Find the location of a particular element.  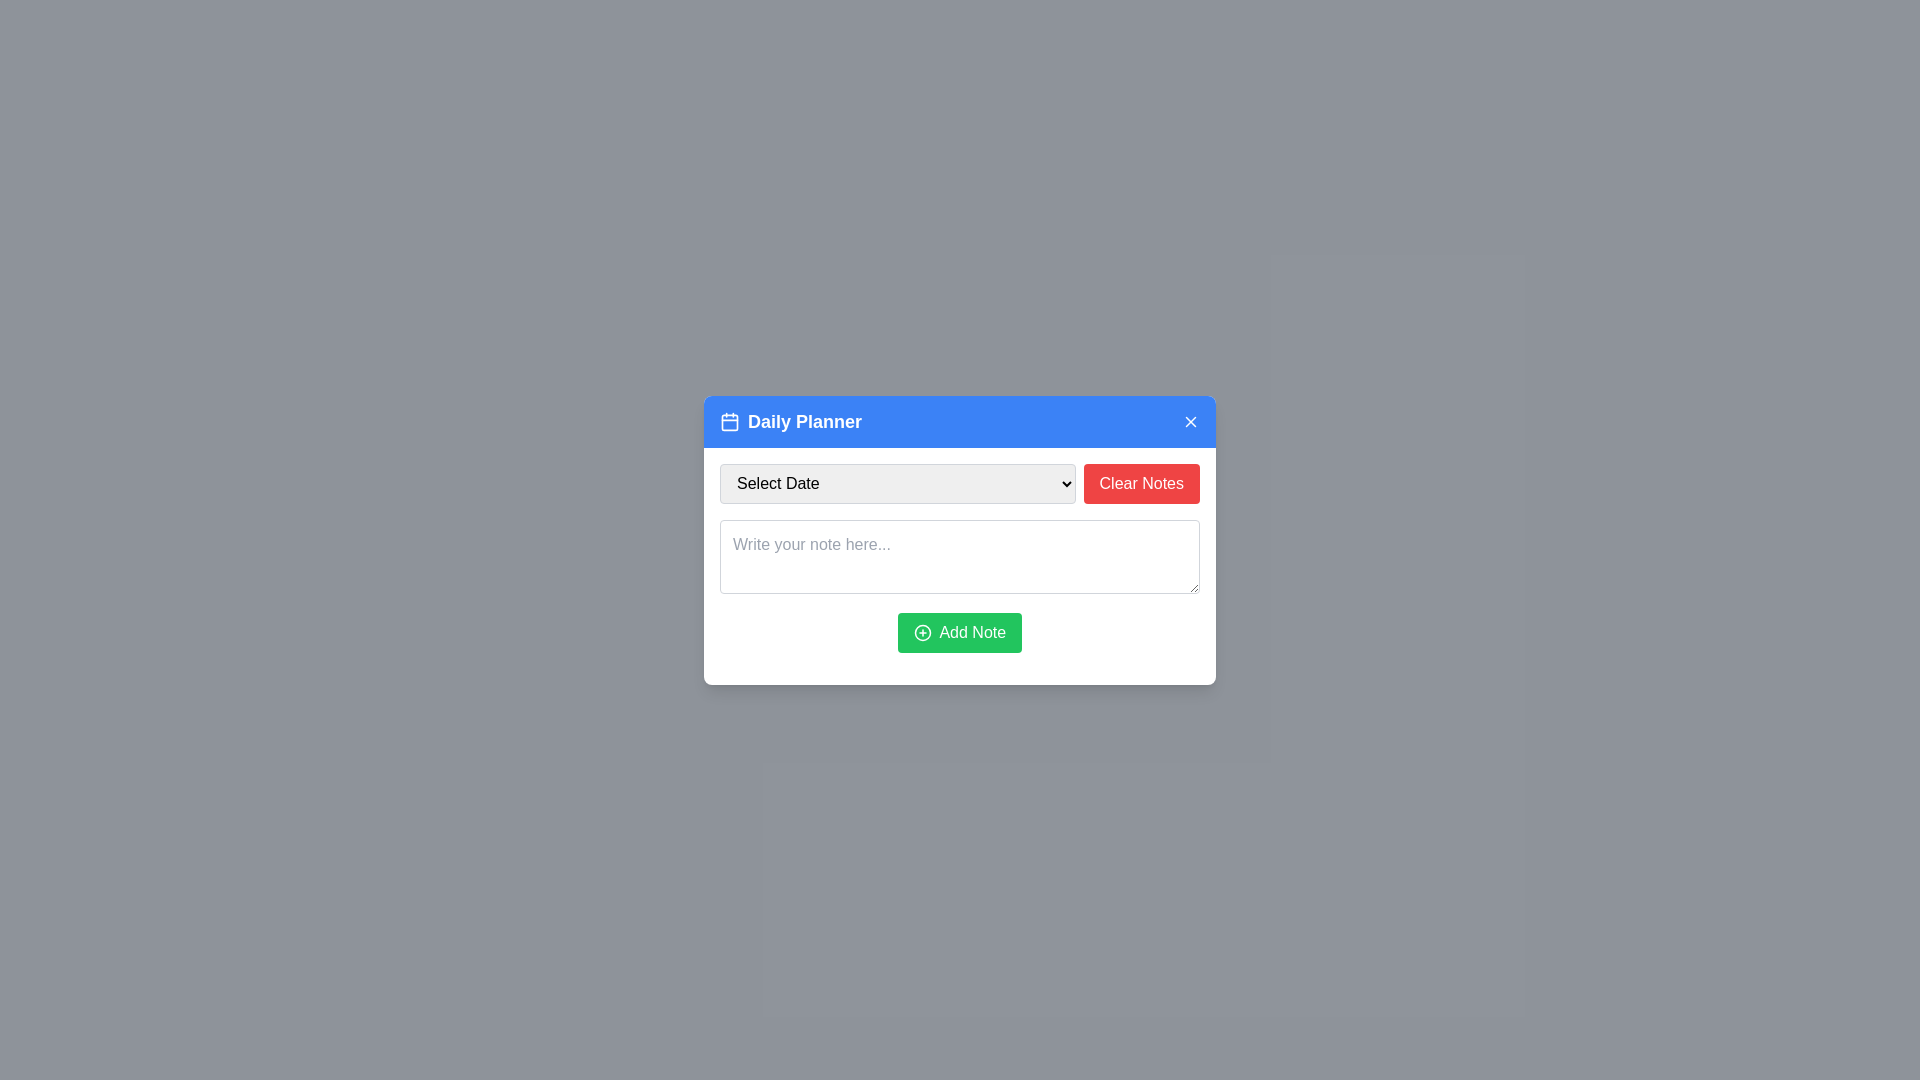

the Decorative Icon, which is a circular icon with a green border containing a '+' symbol, located inside the 'Add Note' button on its left end is located at coordinates (921, 633).